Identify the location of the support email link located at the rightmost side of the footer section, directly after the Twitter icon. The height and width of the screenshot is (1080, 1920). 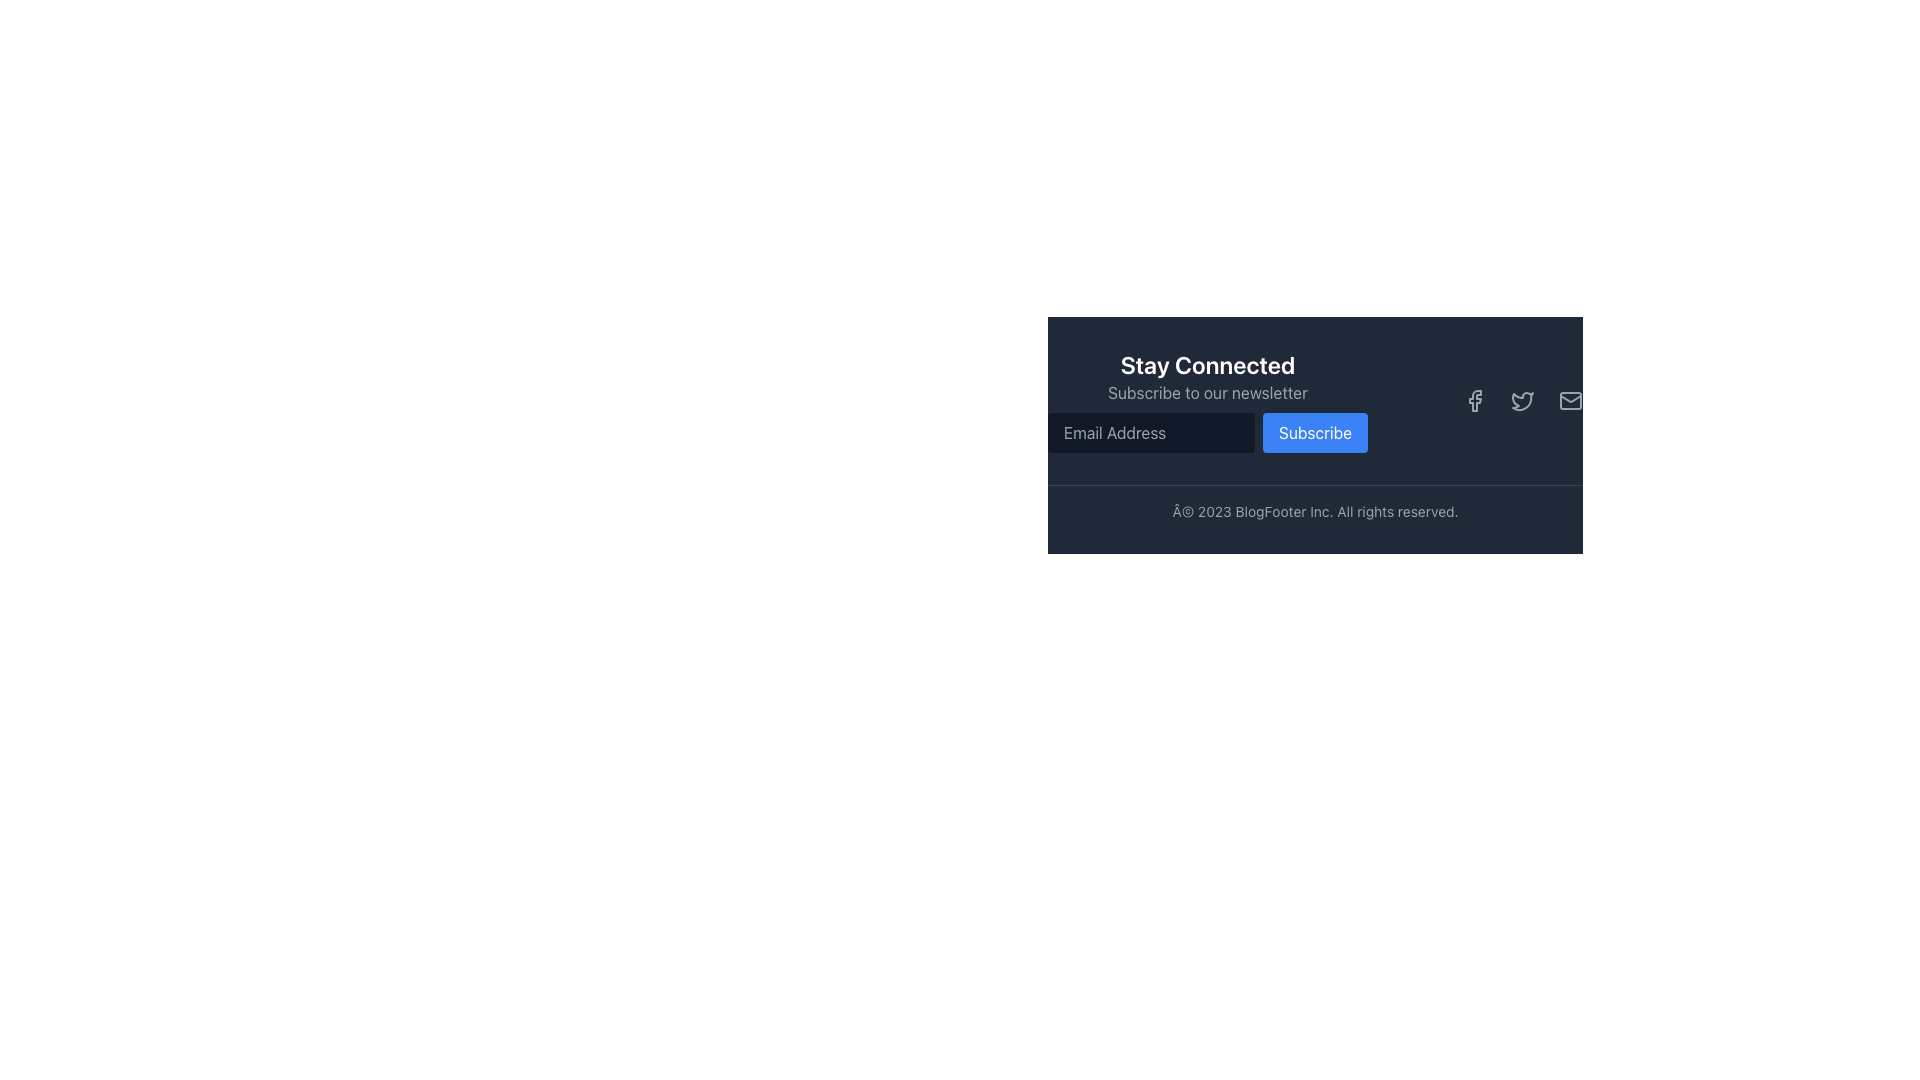
(1569, 401).